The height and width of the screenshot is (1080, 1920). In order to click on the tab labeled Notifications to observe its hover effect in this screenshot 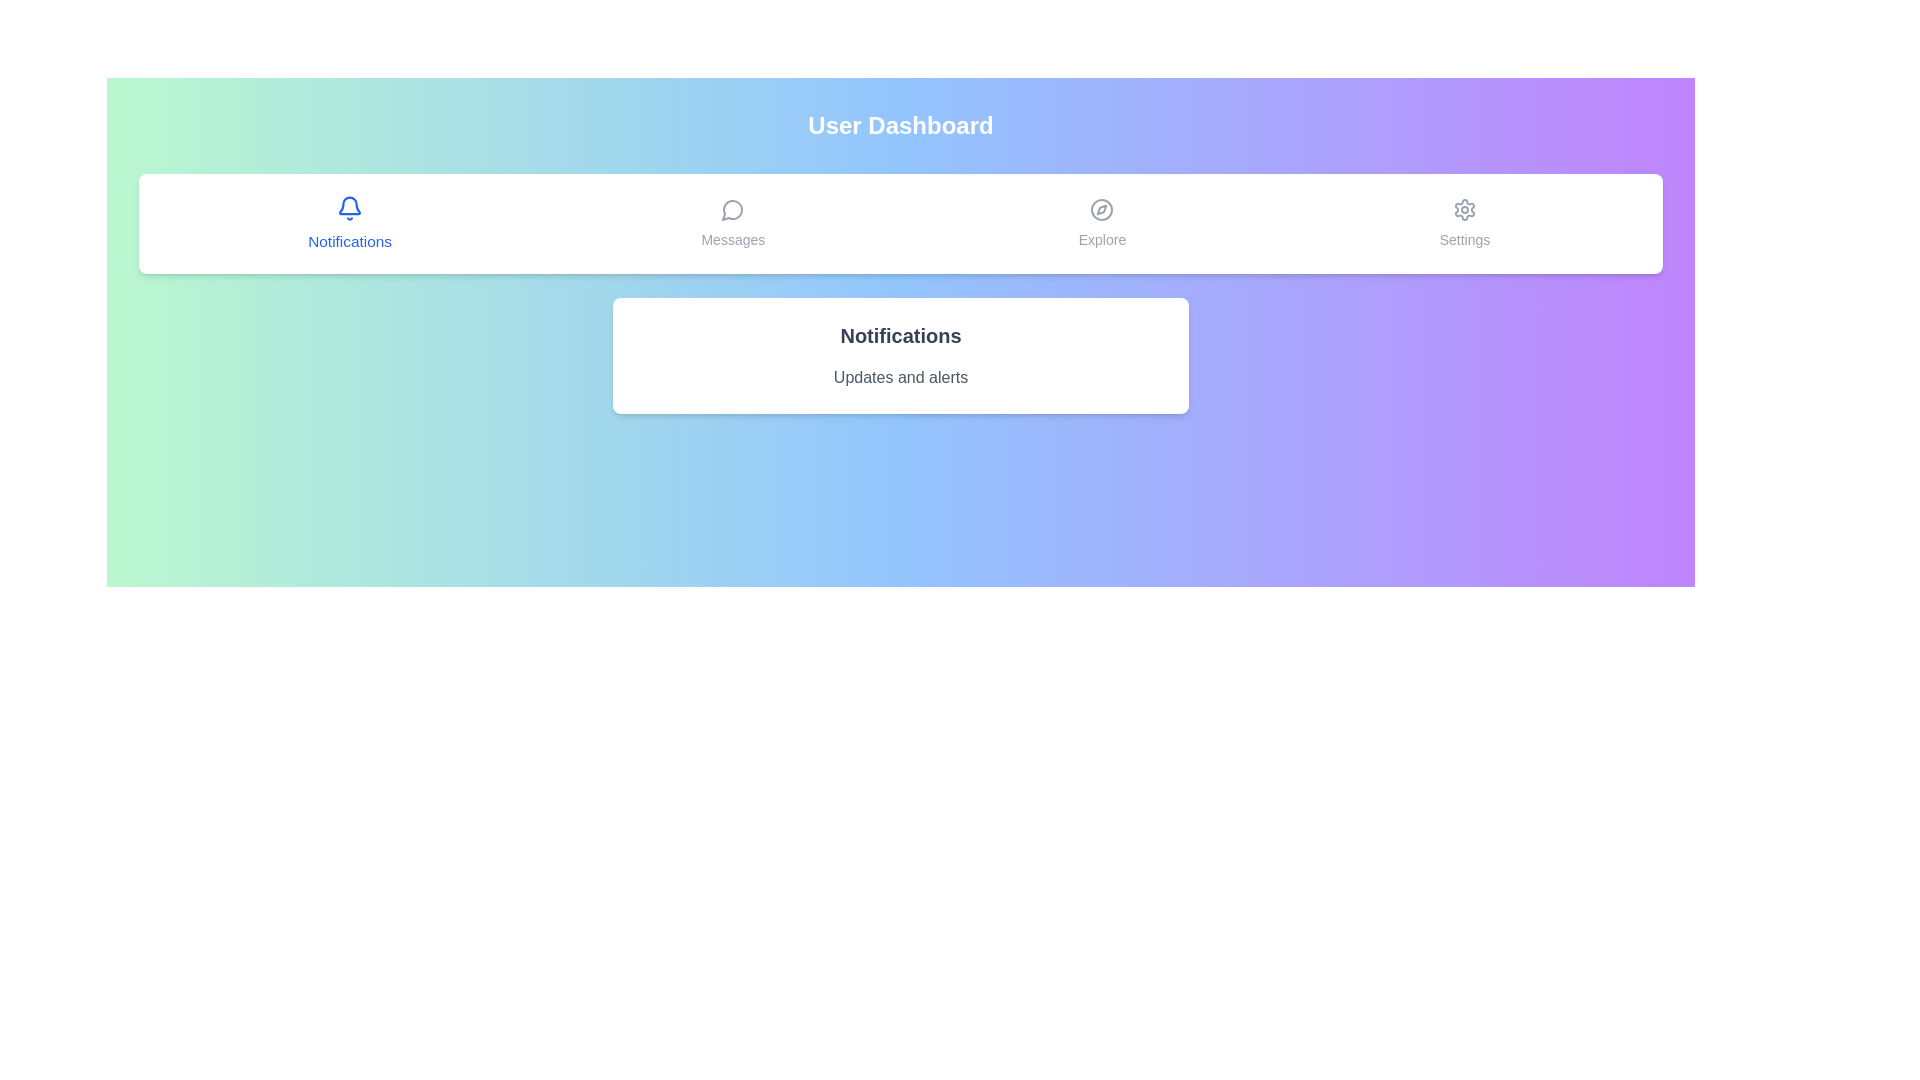, I will do `click(349, 223)`.